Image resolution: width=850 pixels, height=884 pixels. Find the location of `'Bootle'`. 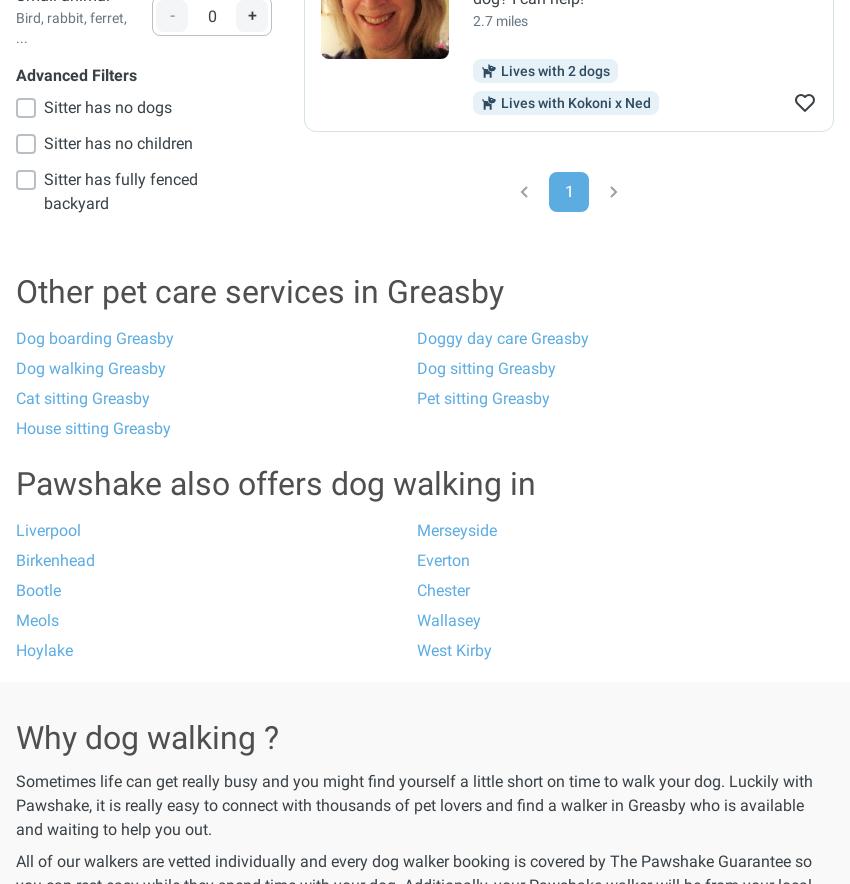

'Bootle' is located at coordinates (14, 590).